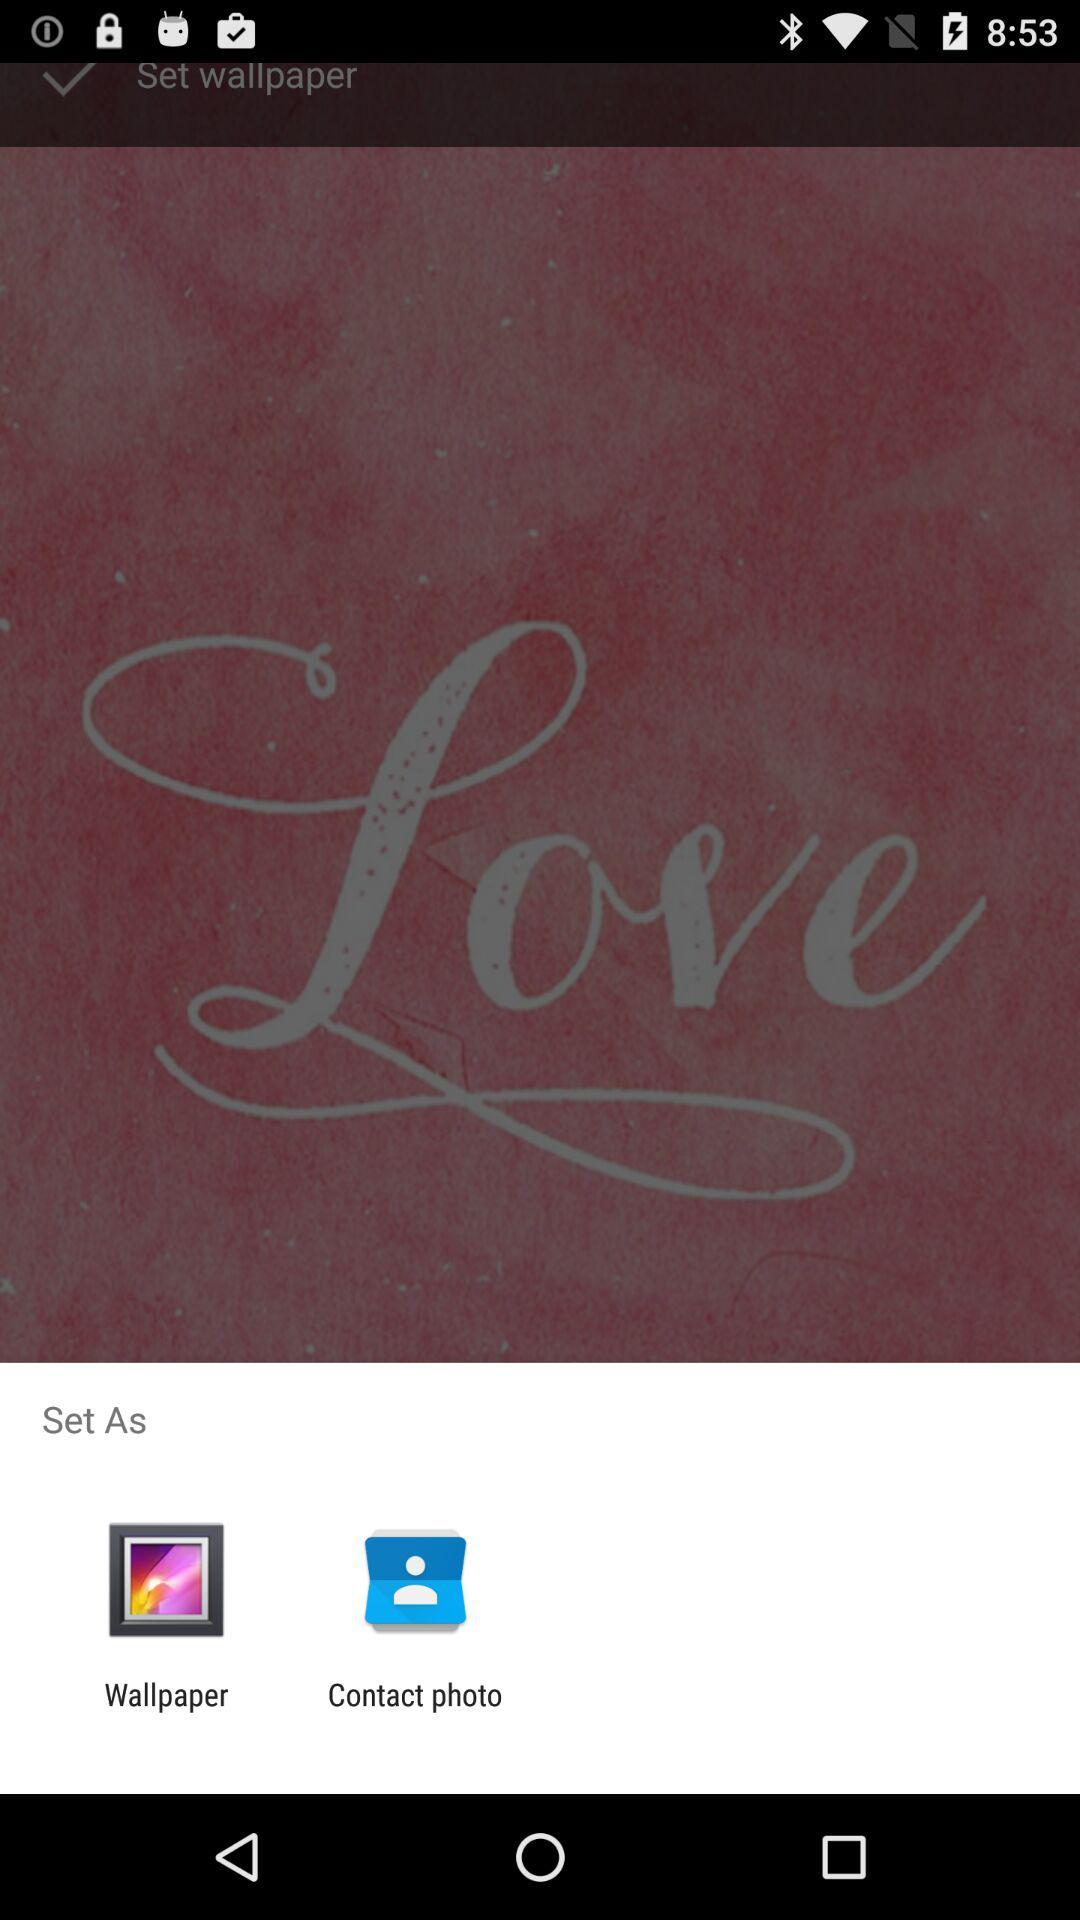 The width and height of the screenshot is (1080, 1920). I want to click on the contact photo item, so click(414, 1711).